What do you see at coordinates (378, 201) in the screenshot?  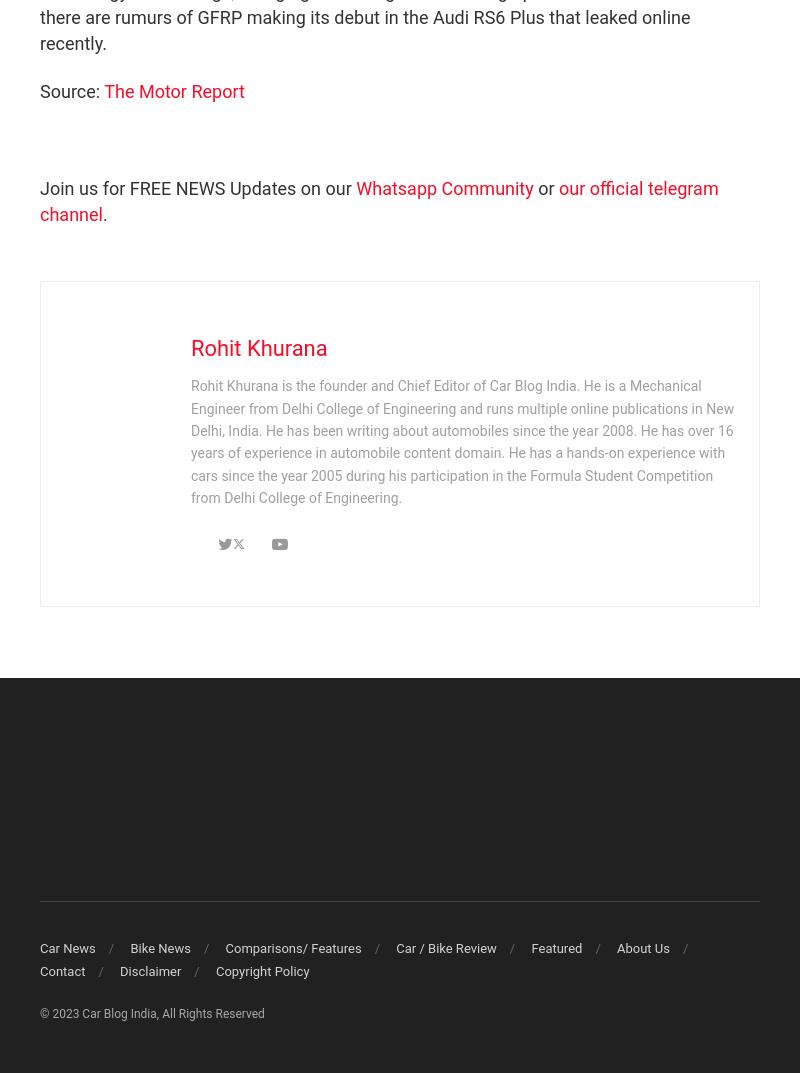 I see `'our official telegram channel'` at bounding box center [378, 201].